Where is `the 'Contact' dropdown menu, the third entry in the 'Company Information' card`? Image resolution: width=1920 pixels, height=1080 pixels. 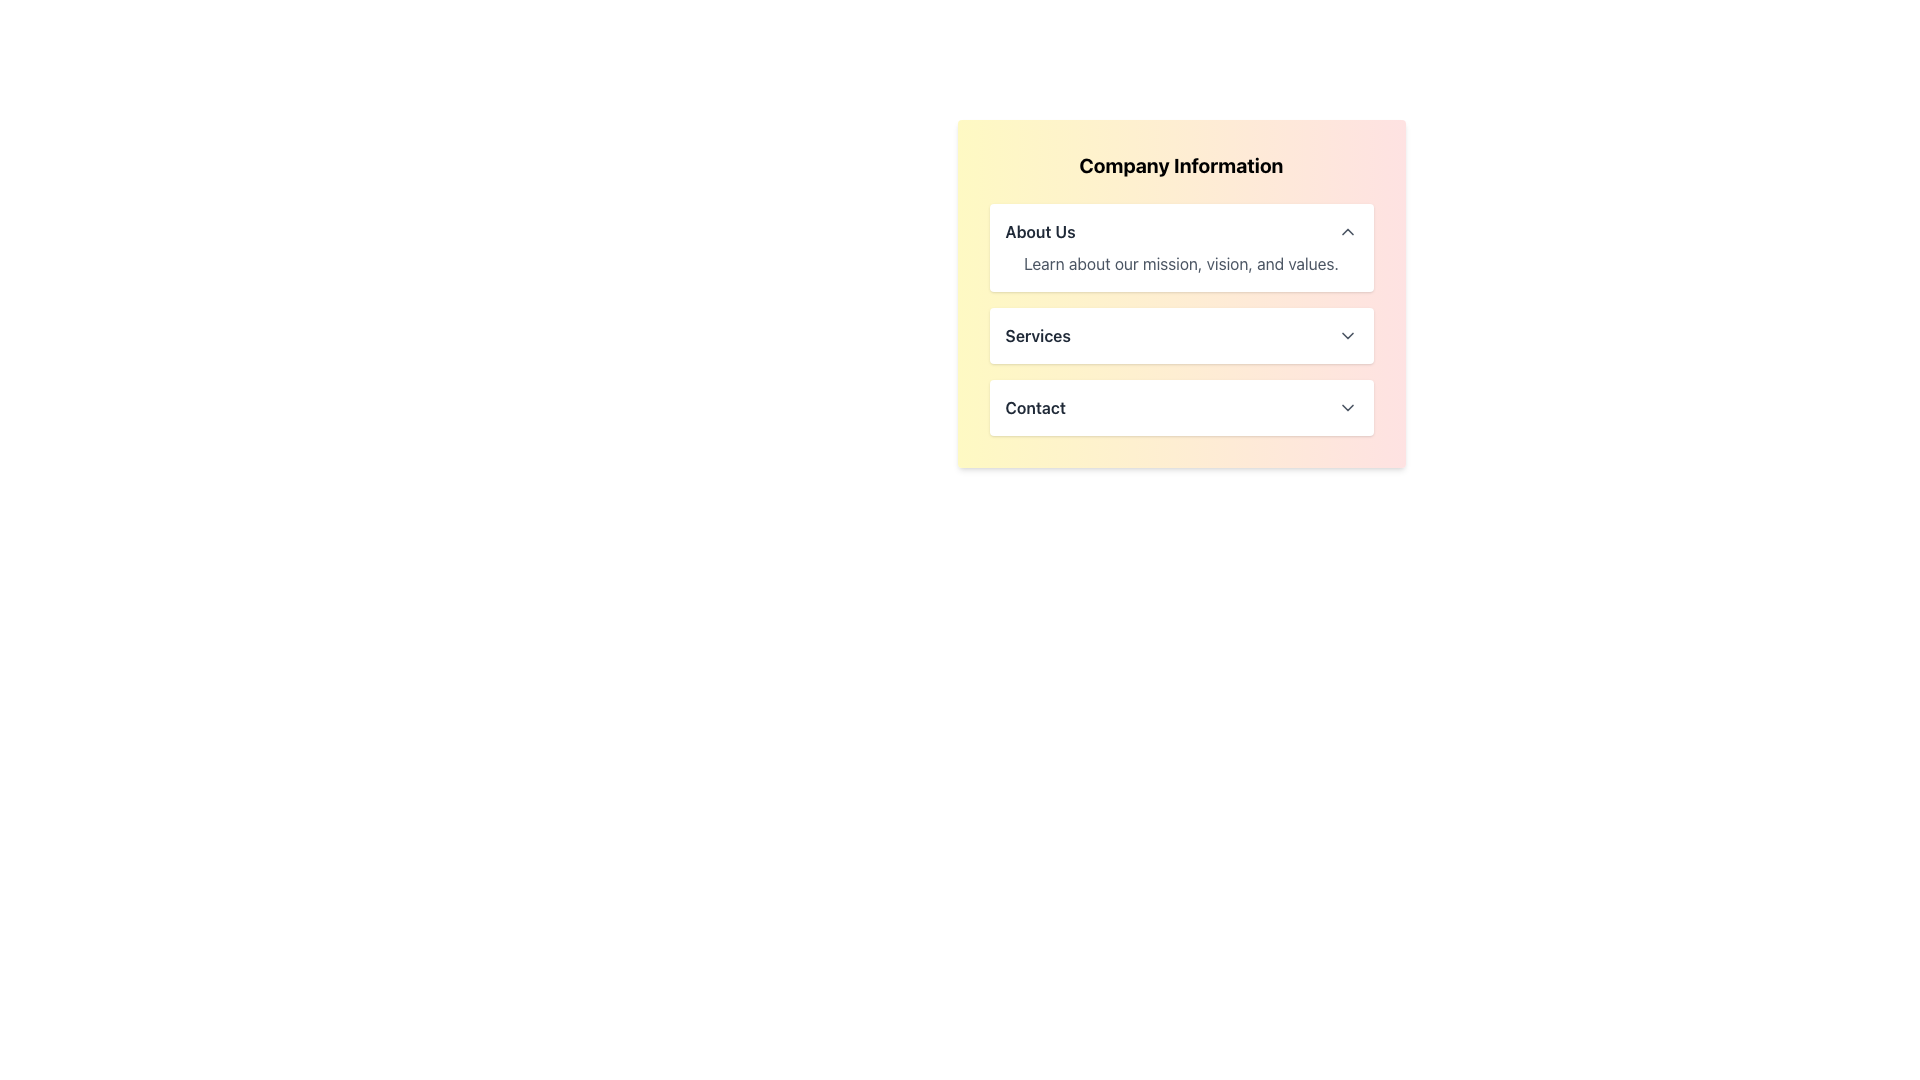
the 'Contact' dropdown menu, the third entry in the 'Company Information' card is located at coordinates (1181, 407).